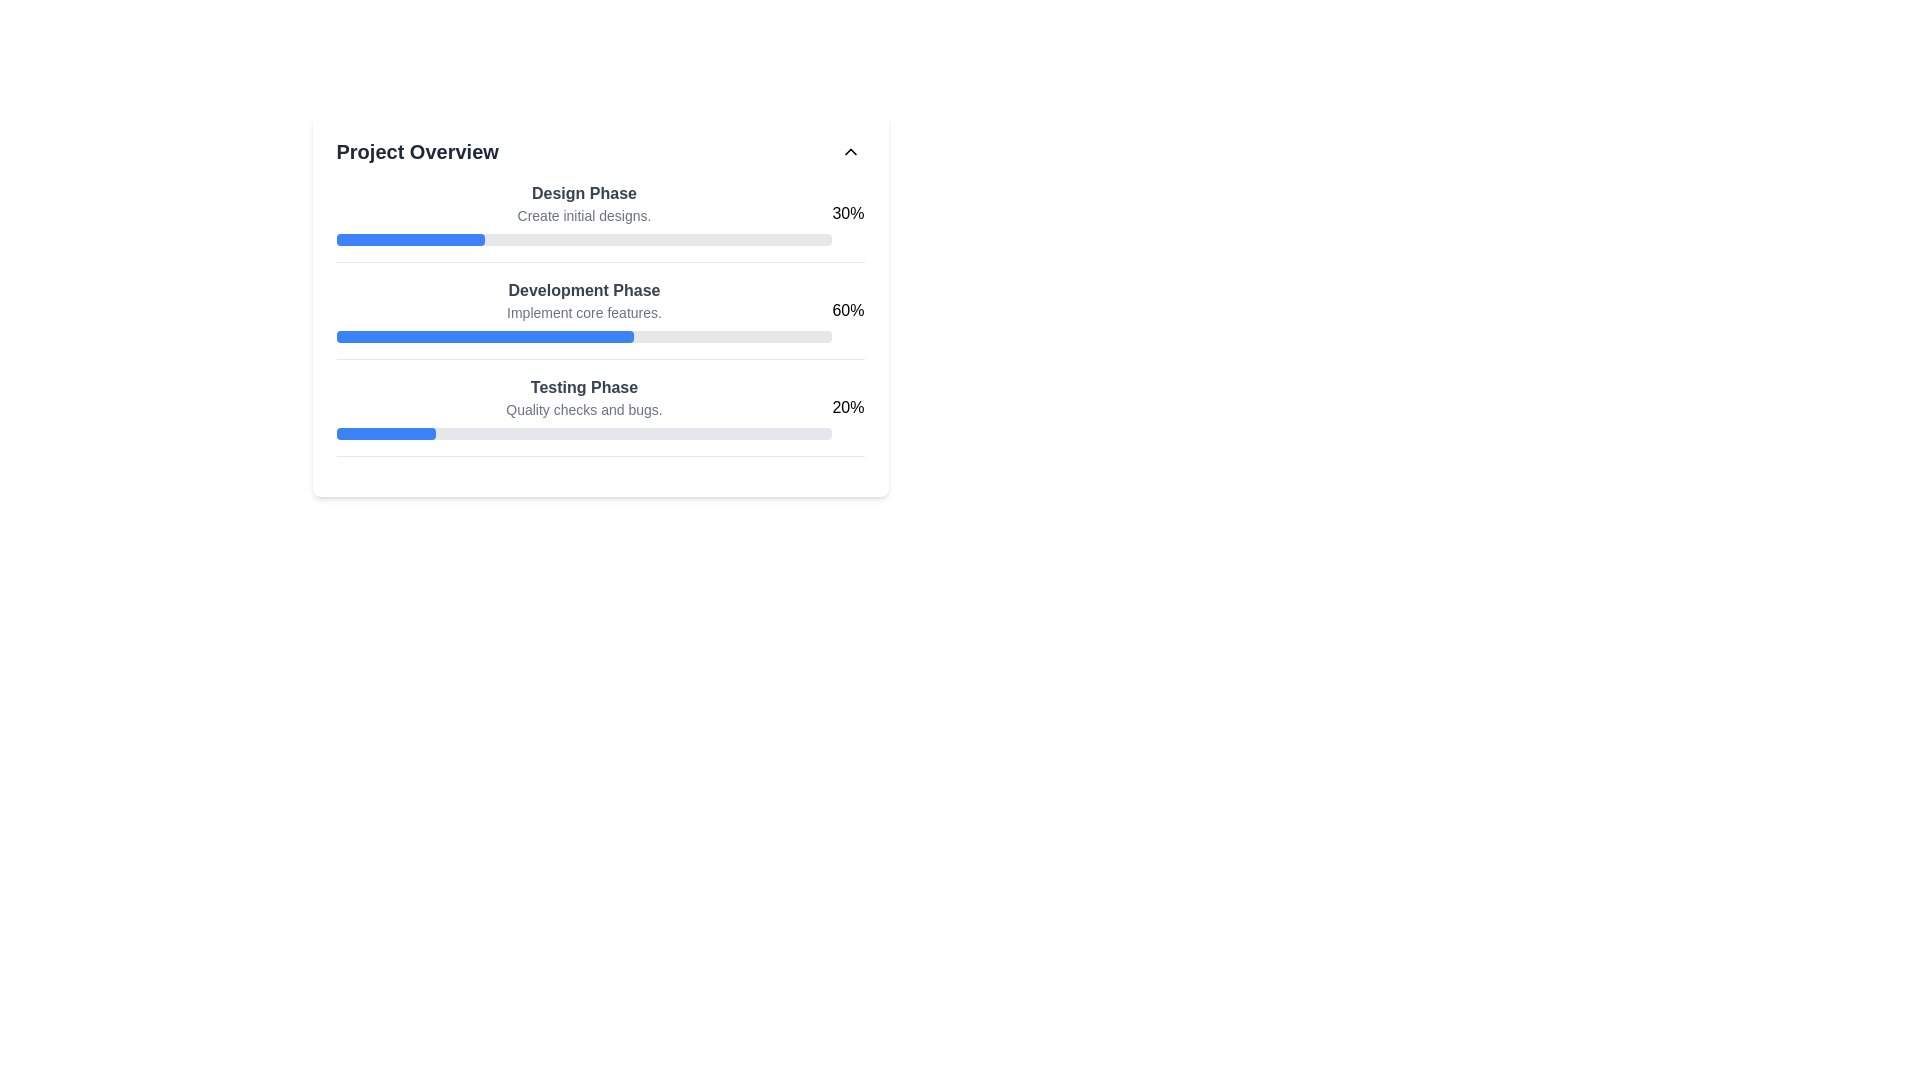  I want to click on the text element displaying 'Quality checks and bugs.' which is styled in a small gray font and positioned underneath the 'Testing Phase' heading, so click(583, 408).